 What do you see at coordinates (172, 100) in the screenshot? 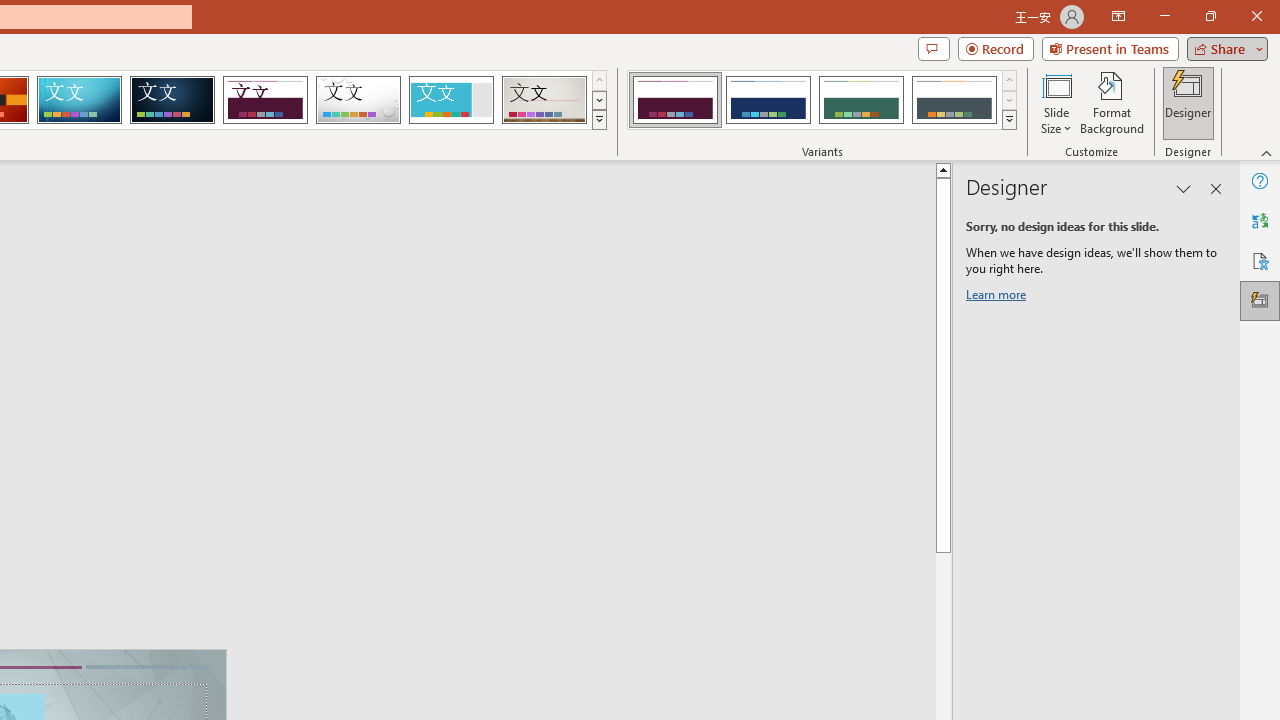
I see `'Damask'` at bounding box center [172, 100].